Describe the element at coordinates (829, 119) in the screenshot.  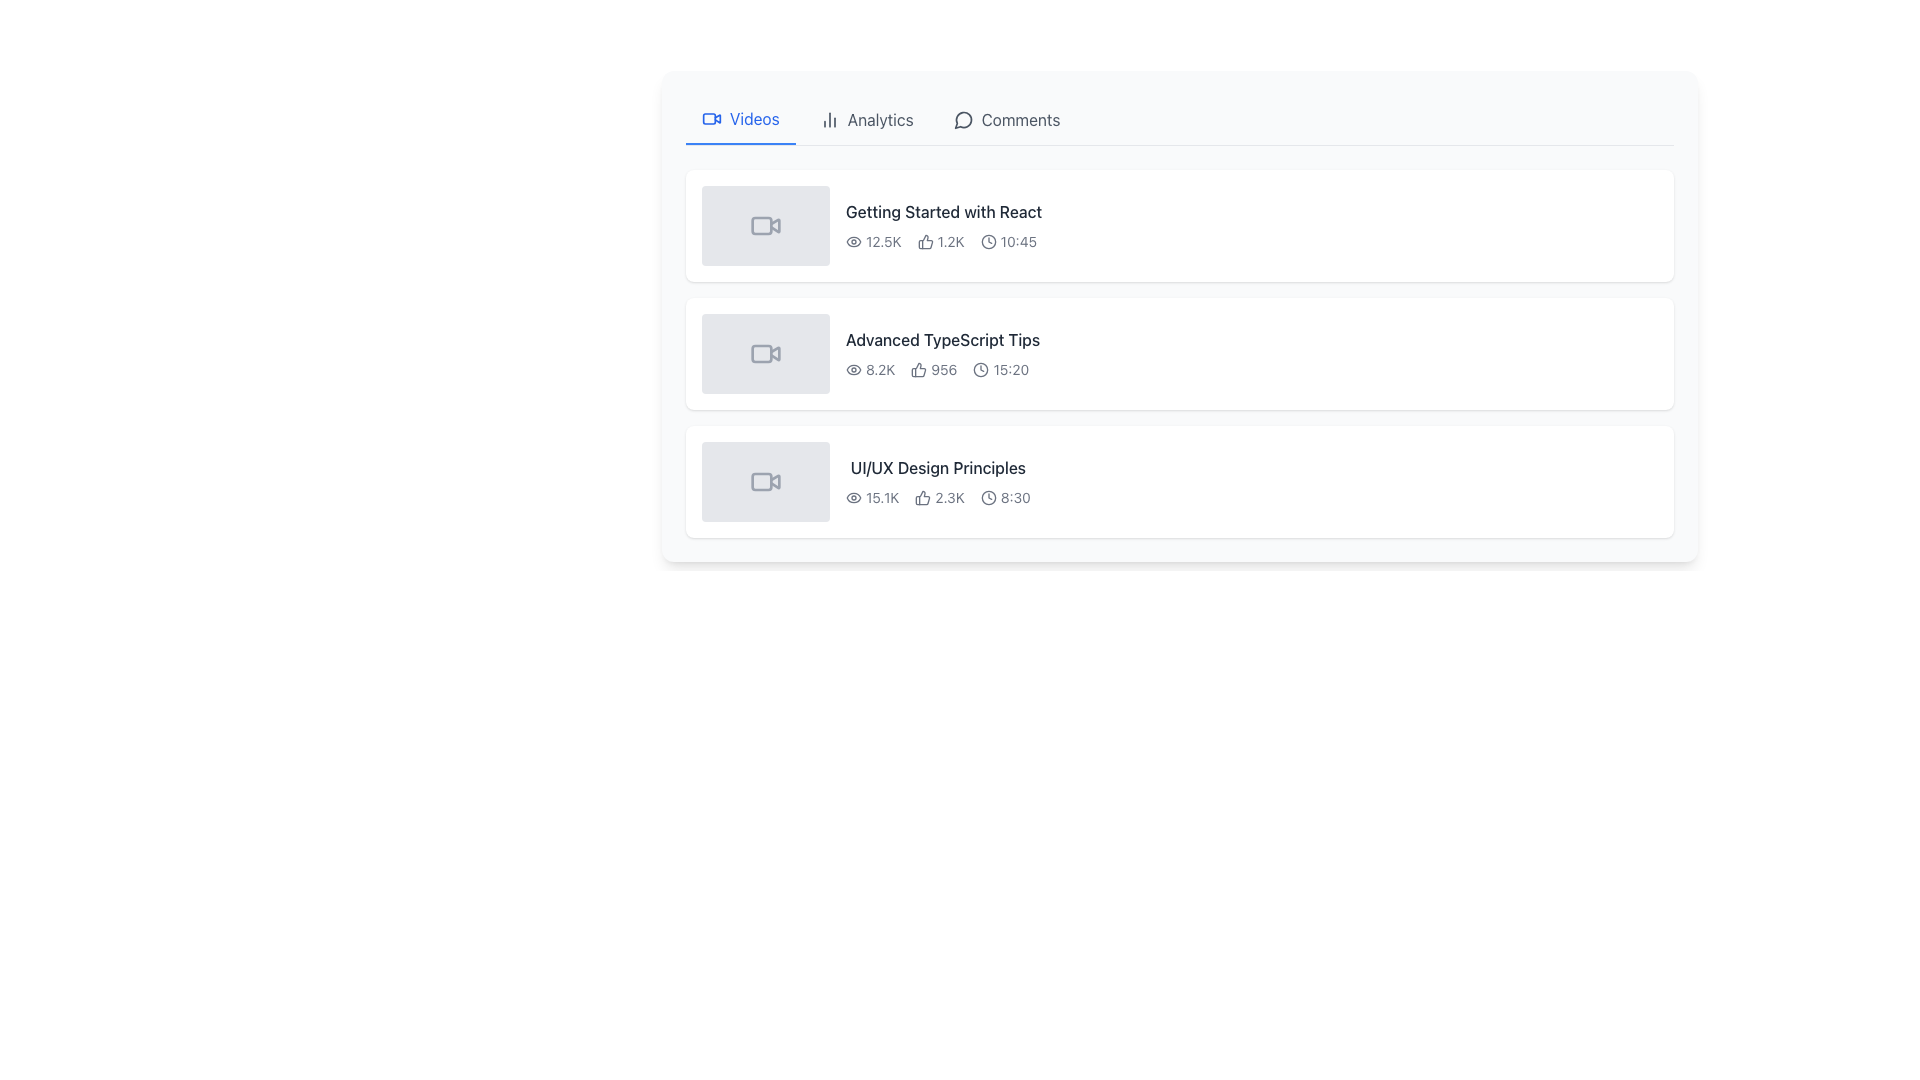
I see `the analytics icon located to the left of the 'Analytics' text label` at that location.